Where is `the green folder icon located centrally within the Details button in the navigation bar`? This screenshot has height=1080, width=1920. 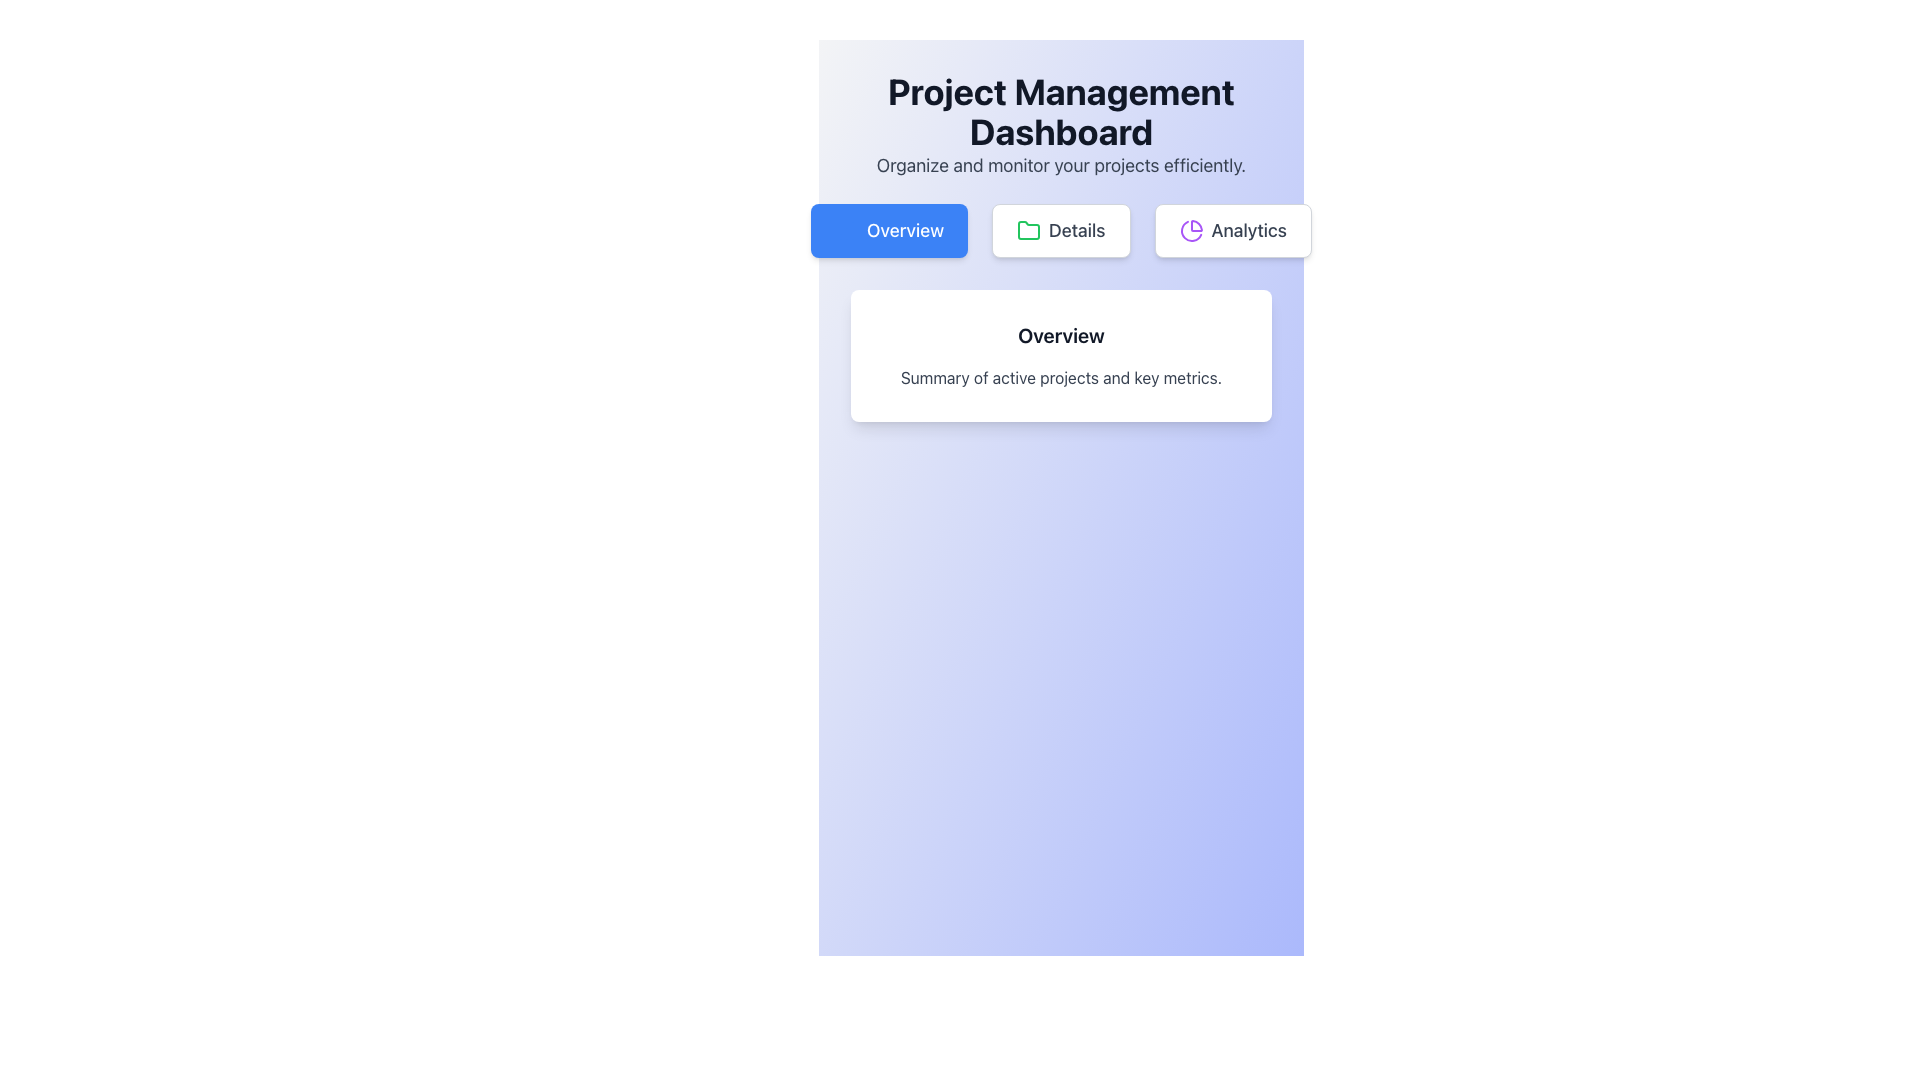 the green folder icon located centrally within the Details button in the navigation bar is located at coordinates (1029, 229).